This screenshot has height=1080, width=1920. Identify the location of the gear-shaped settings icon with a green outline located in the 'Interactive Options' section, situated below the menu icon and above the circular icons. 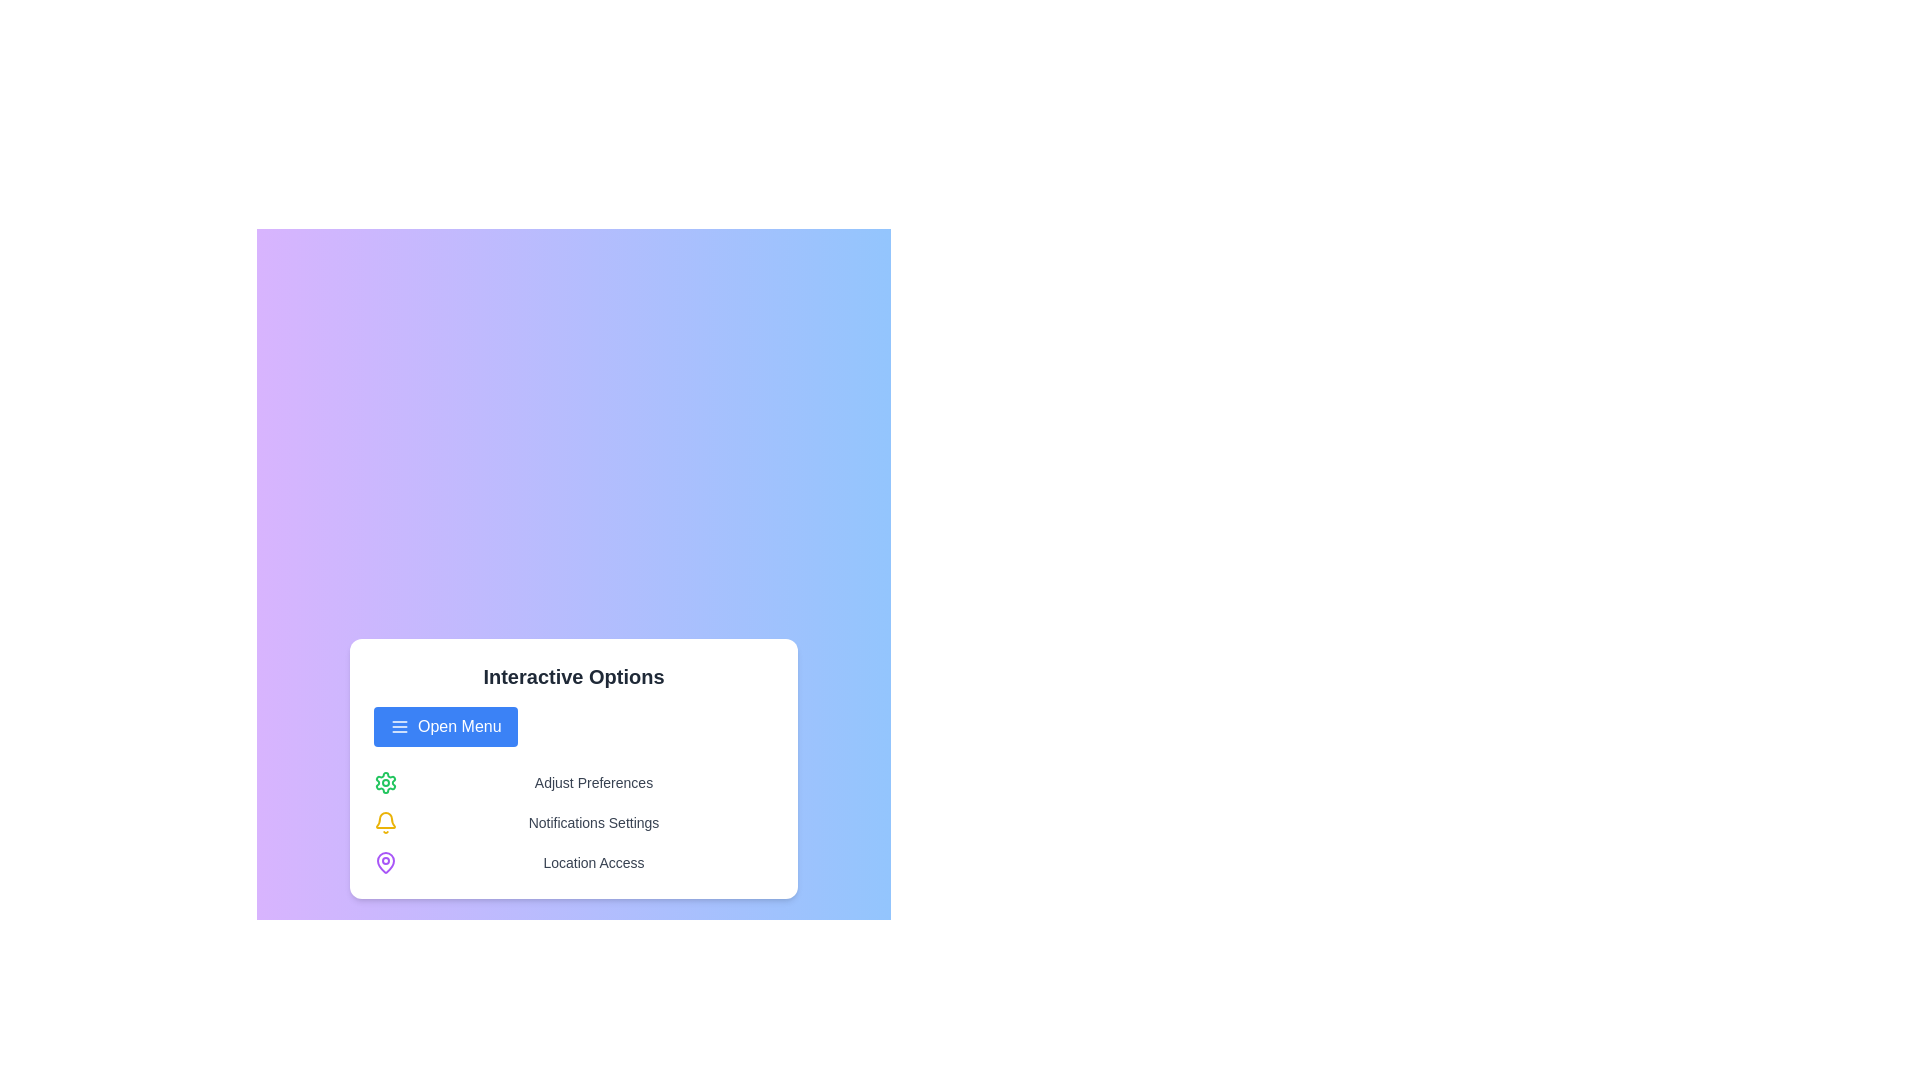
(385, 782).